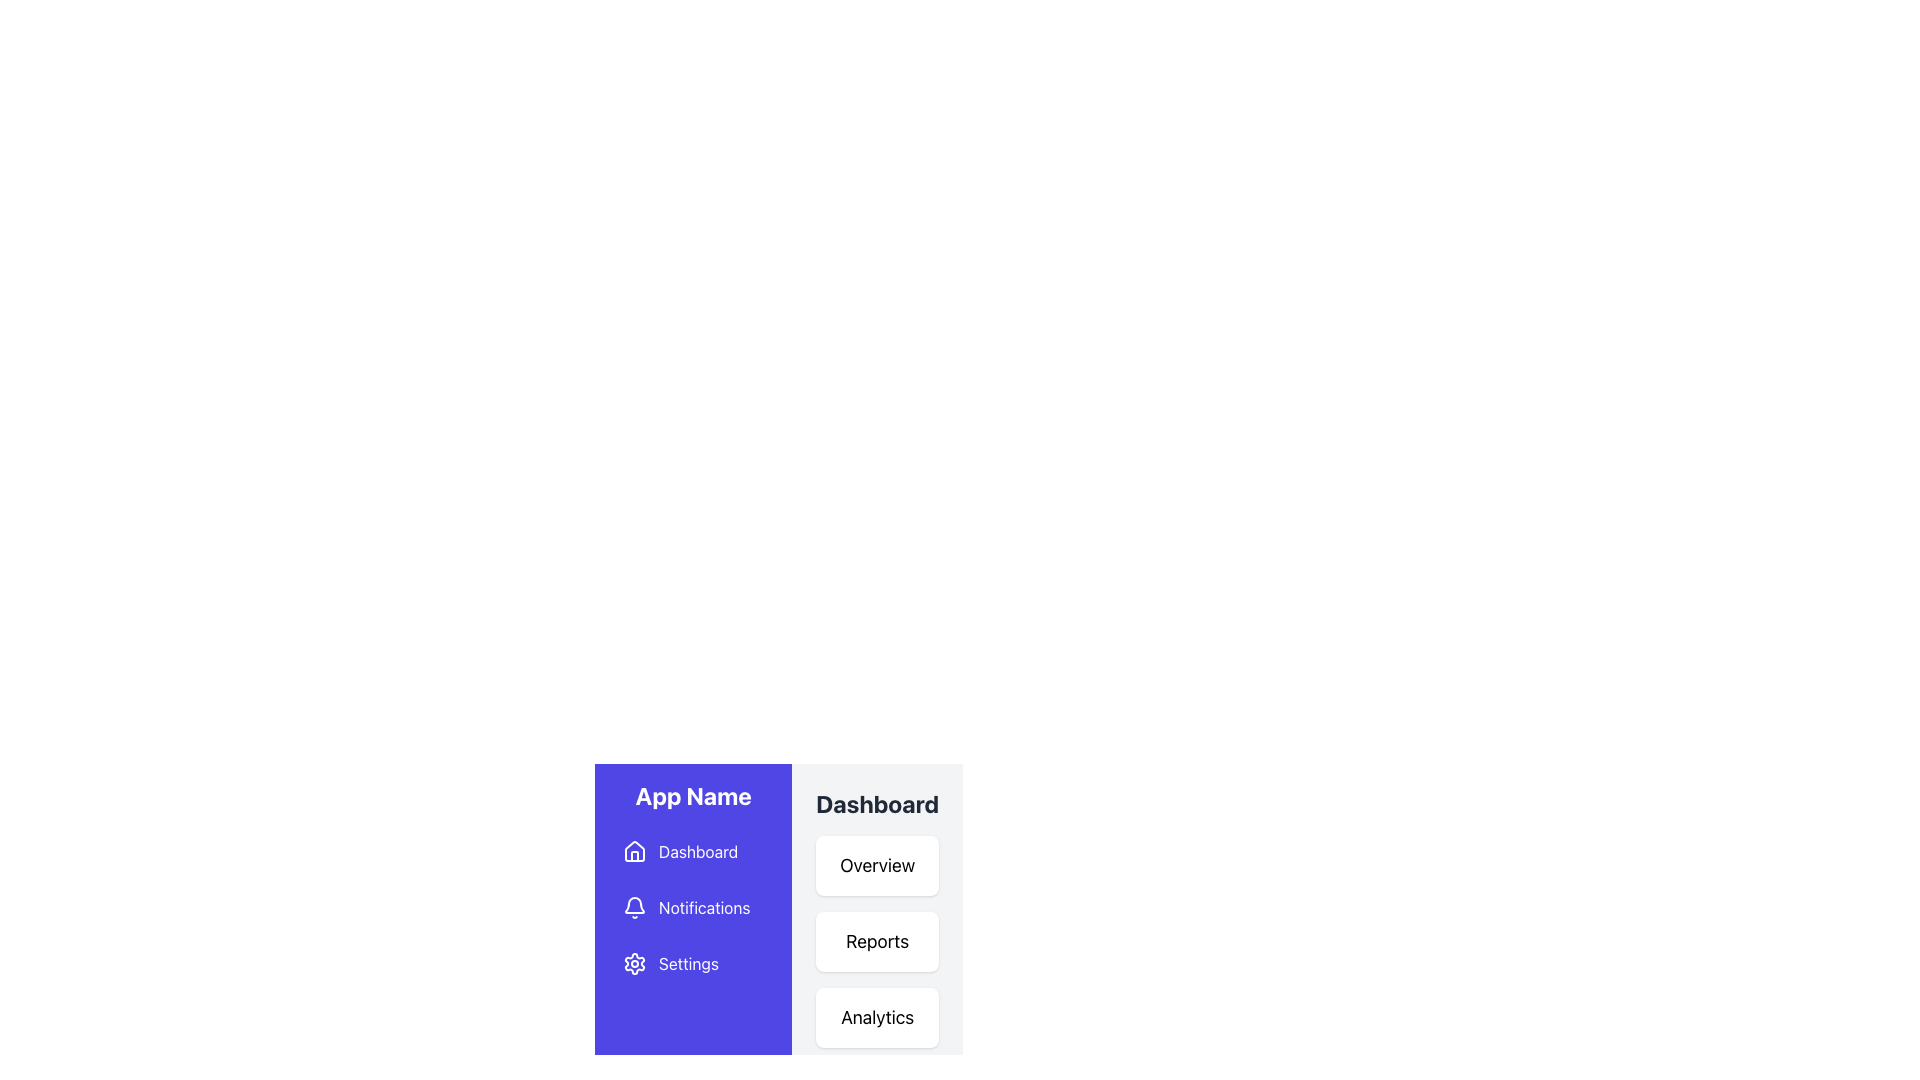 The image size is (1920, 1080). Describe the element at coordinates (877, 941) in the screenshot. I see `the white rectangular button labeled 'Reports' located in the center column under the 'Dashboard' header` at that location.